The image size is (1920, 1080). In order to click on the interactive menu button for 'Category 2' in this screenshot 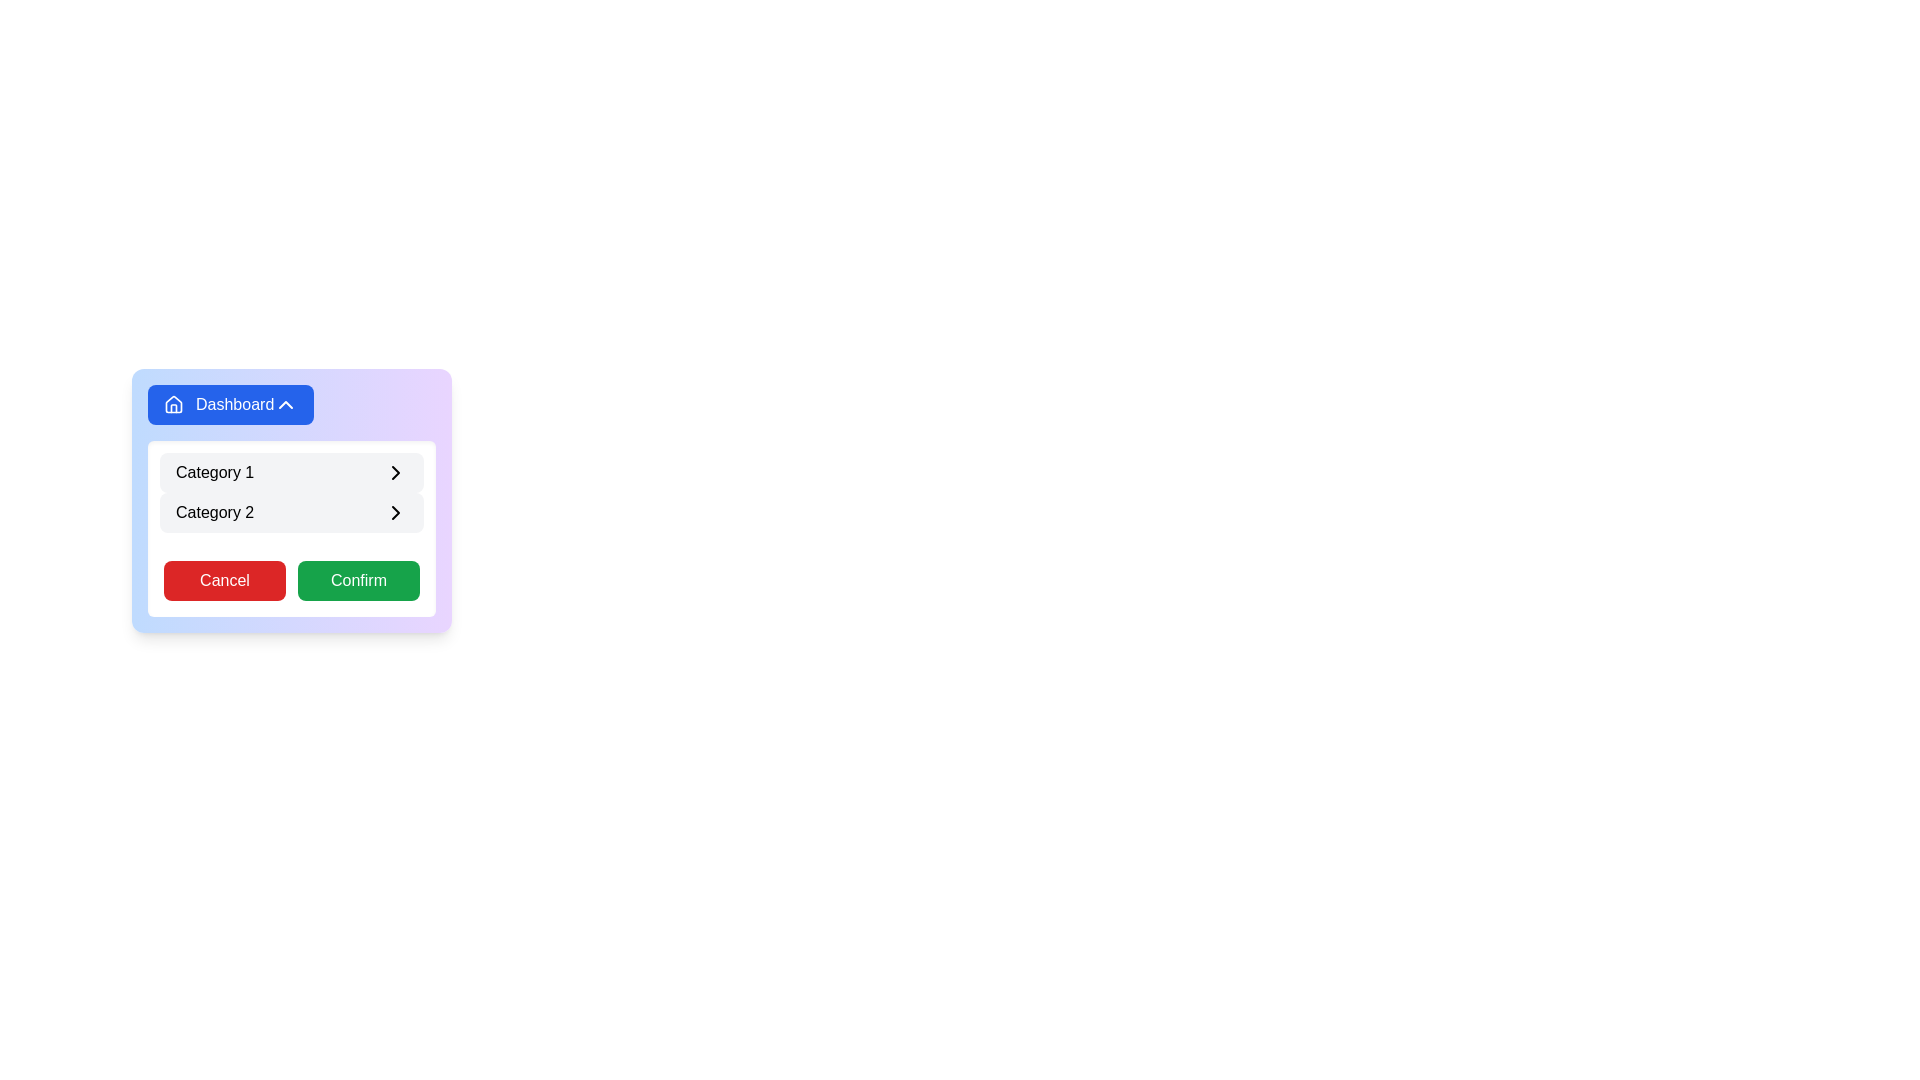, I will do `click(291, 512)`.